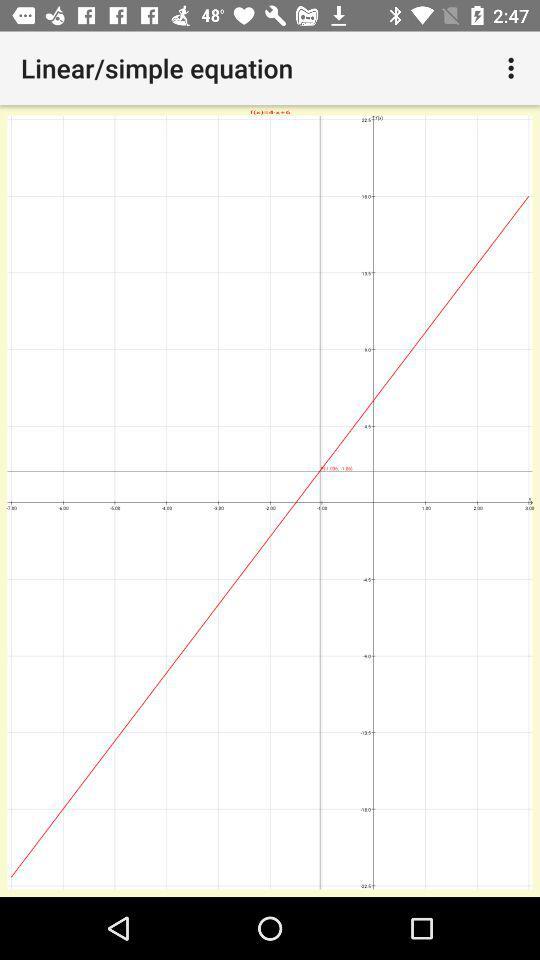  I want to click on the item to the right of linear/simple equation, so click(513, 68).